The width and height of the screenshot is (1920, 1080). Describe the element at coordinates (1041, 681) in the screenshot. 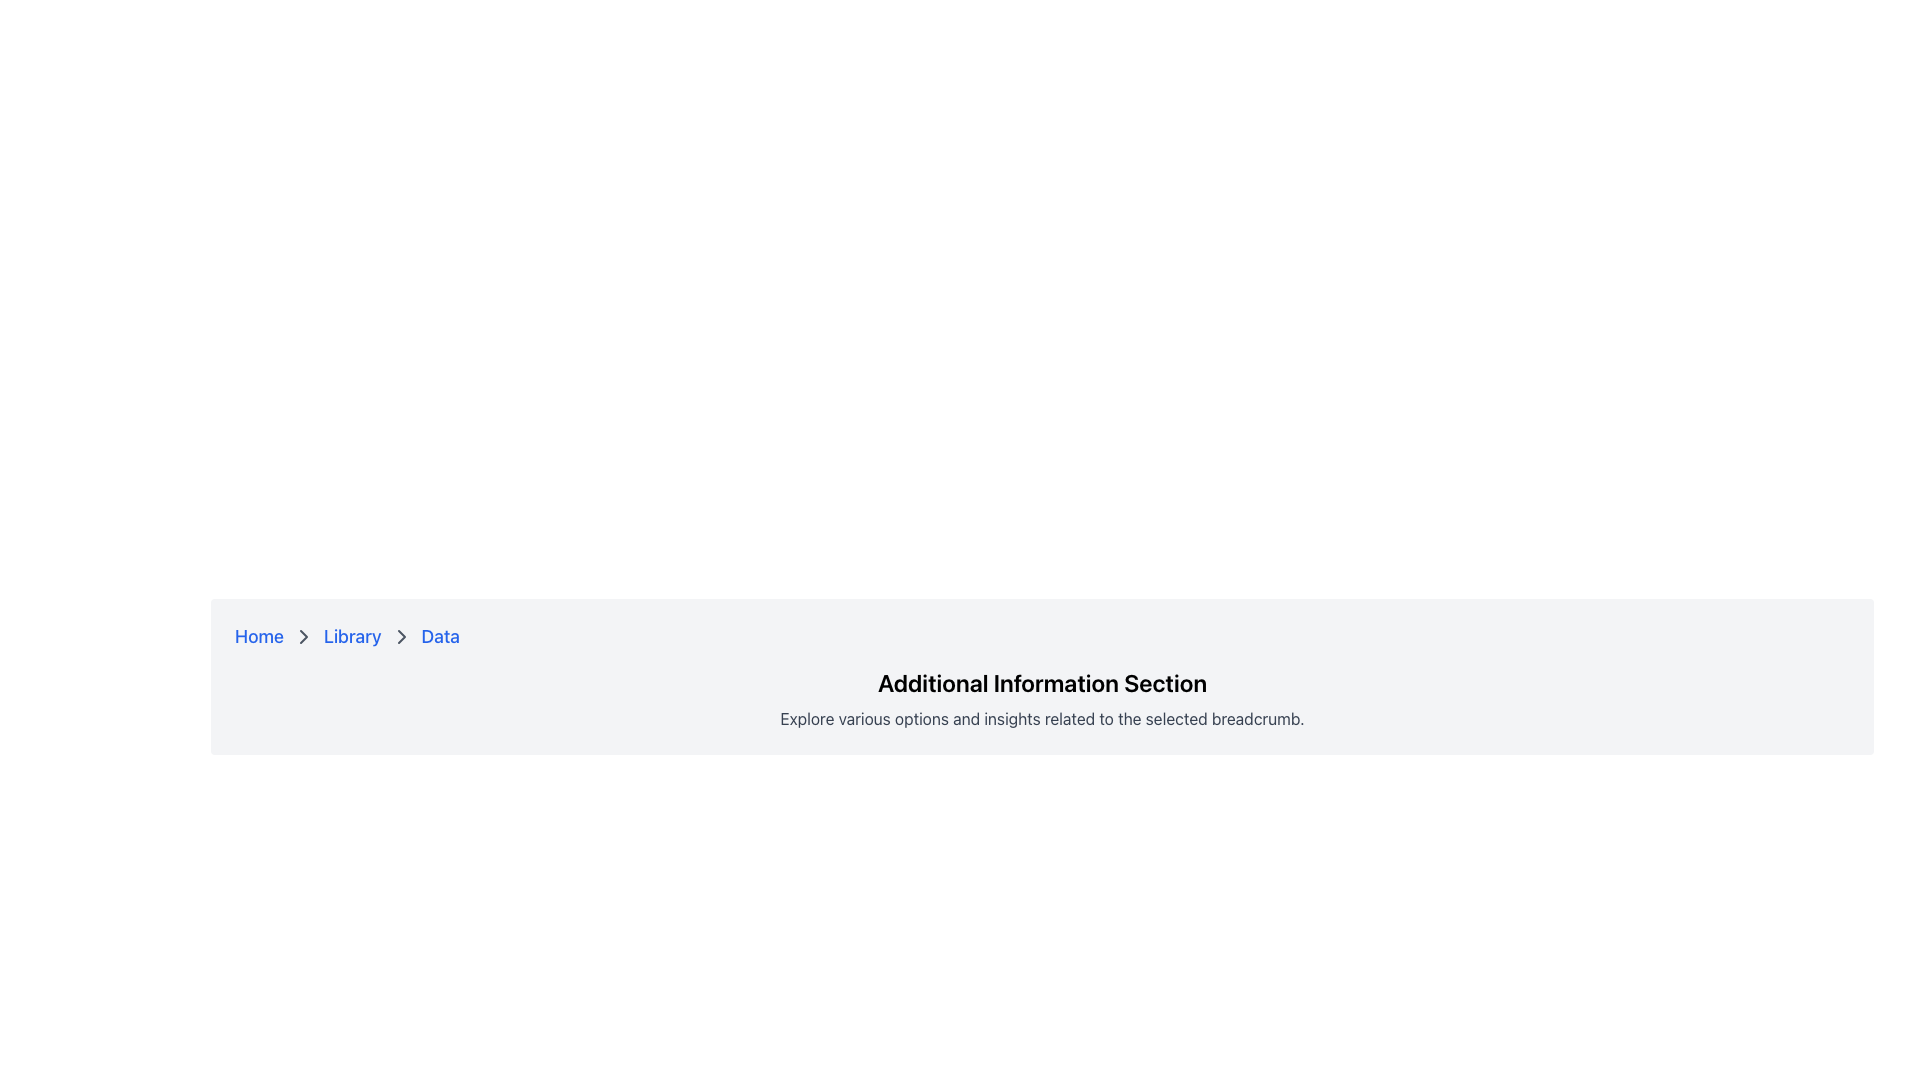

I see `the Text label that serves as a heading for the section, located in the upper-middle part of the current section, above the descriptive text` at that location.